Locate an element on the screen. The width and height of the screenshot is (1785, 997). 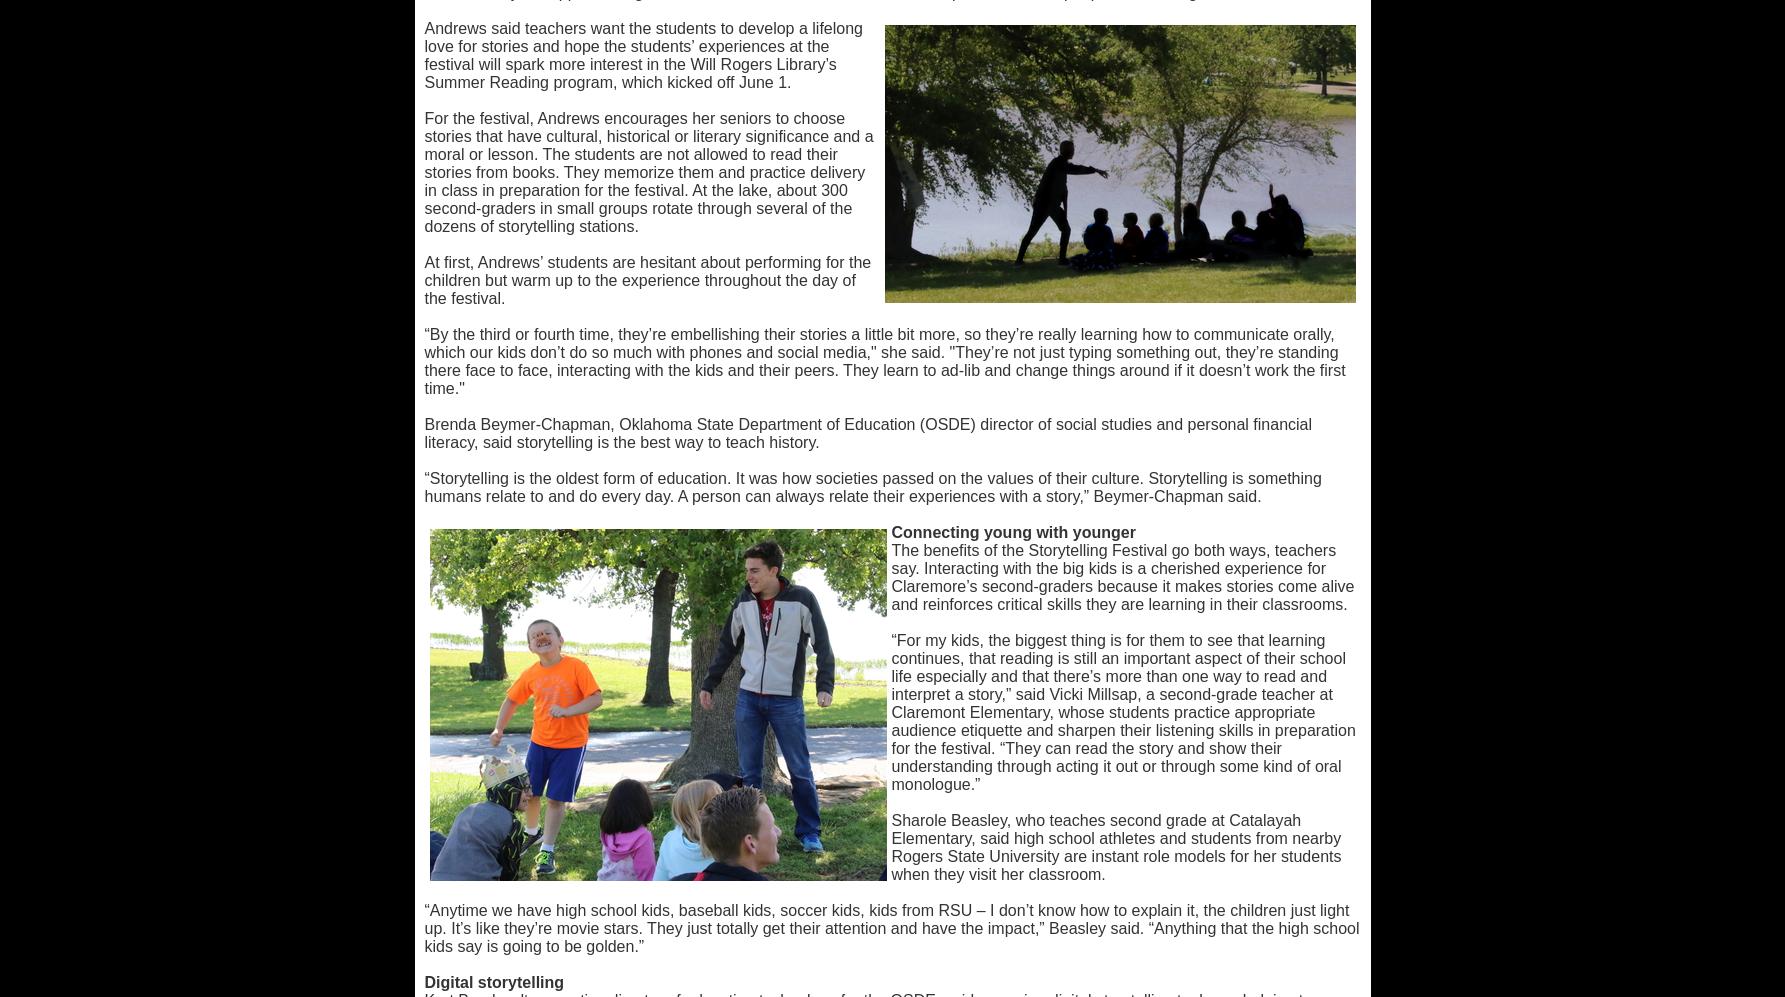
'“Storytelling is the oldest form of education. It was how societies passed on the values of their culture. Storytelling is something humans relate to and do every day. A person can always relate their experiences with a story,” Beymer-Chapman said.' is located at coordinates (872, 487).